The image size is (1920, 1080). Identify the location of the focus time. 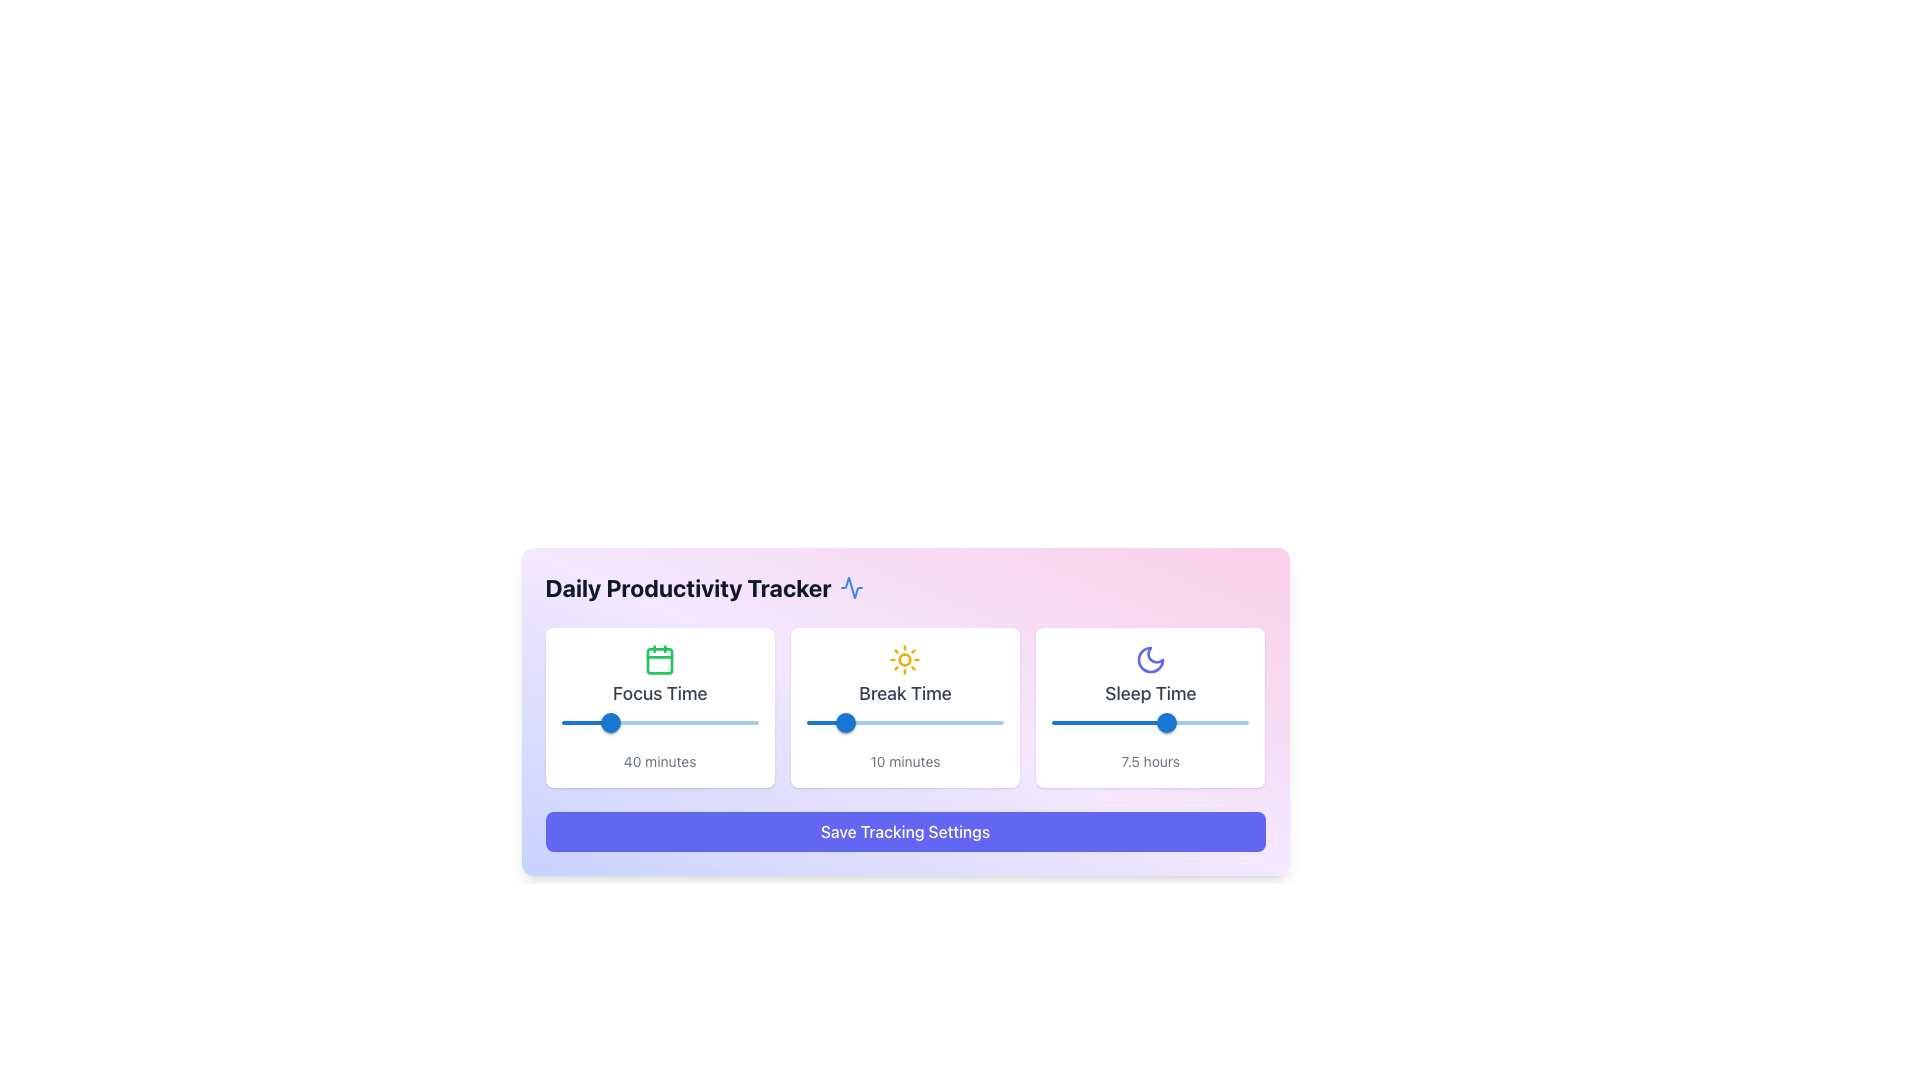
(586, 722).